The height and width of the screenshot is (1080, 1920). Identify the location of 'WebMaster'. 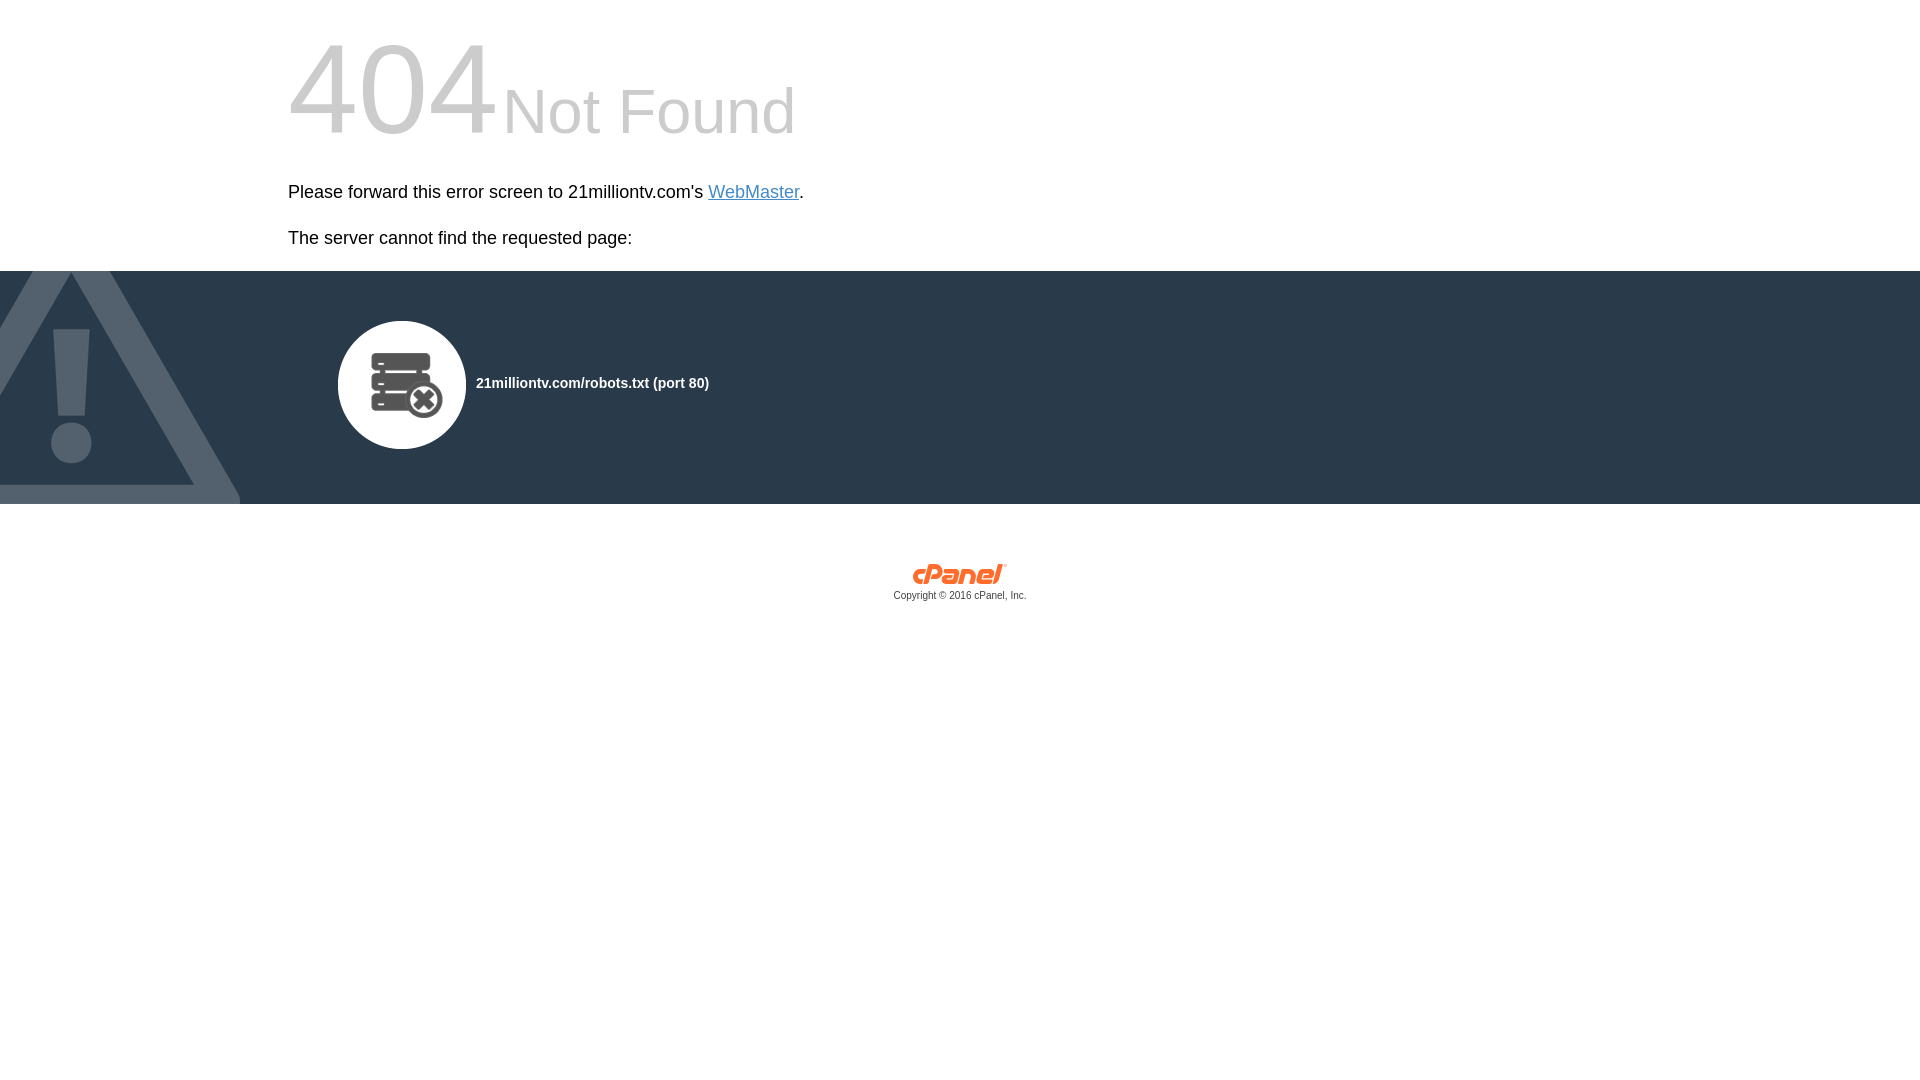
(752, 192).